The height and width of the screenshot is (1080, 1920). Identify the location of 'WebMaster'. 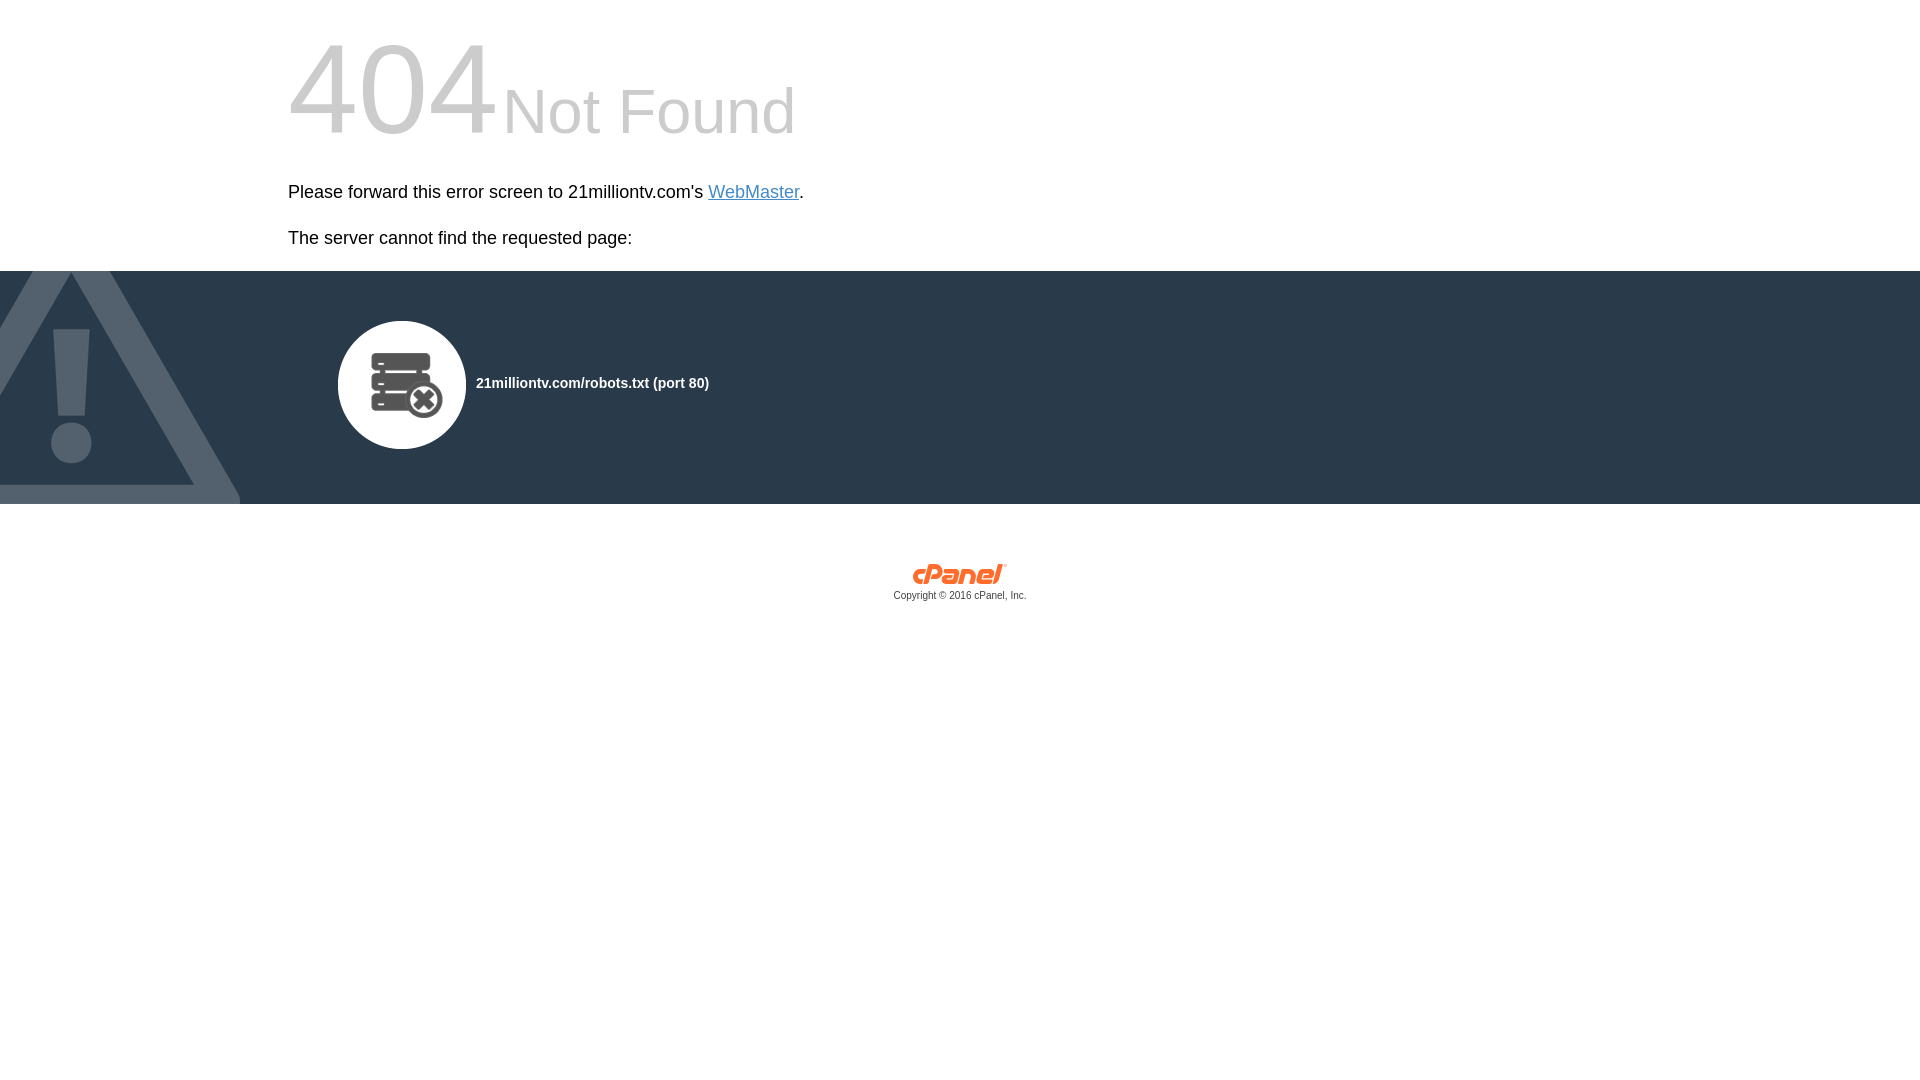
(752, 192).